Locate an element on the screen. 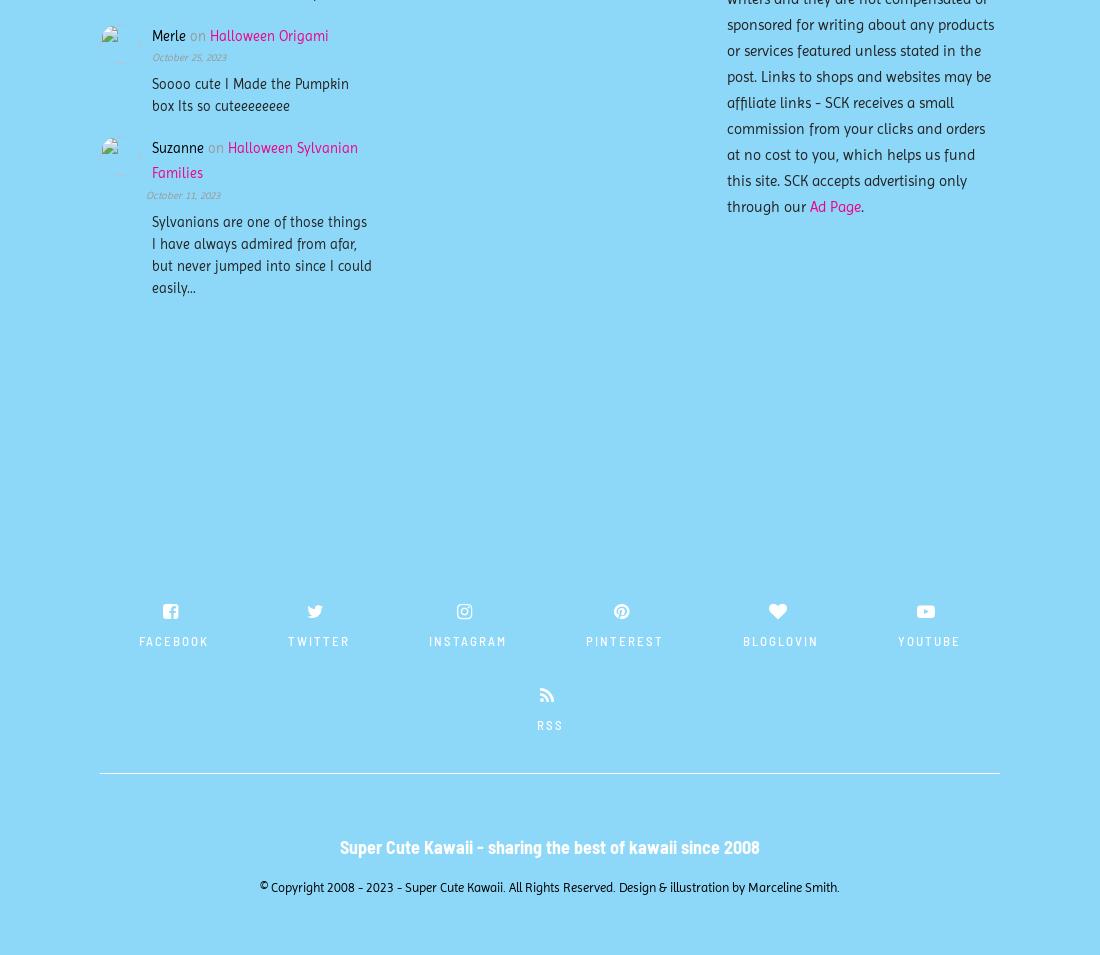 The width and height of the screenshot is (1100, 955). 'Sylvanians are one of those things I have always admired from afar, but never jumped into since I could easily…' is located at coordinates (262, 254).